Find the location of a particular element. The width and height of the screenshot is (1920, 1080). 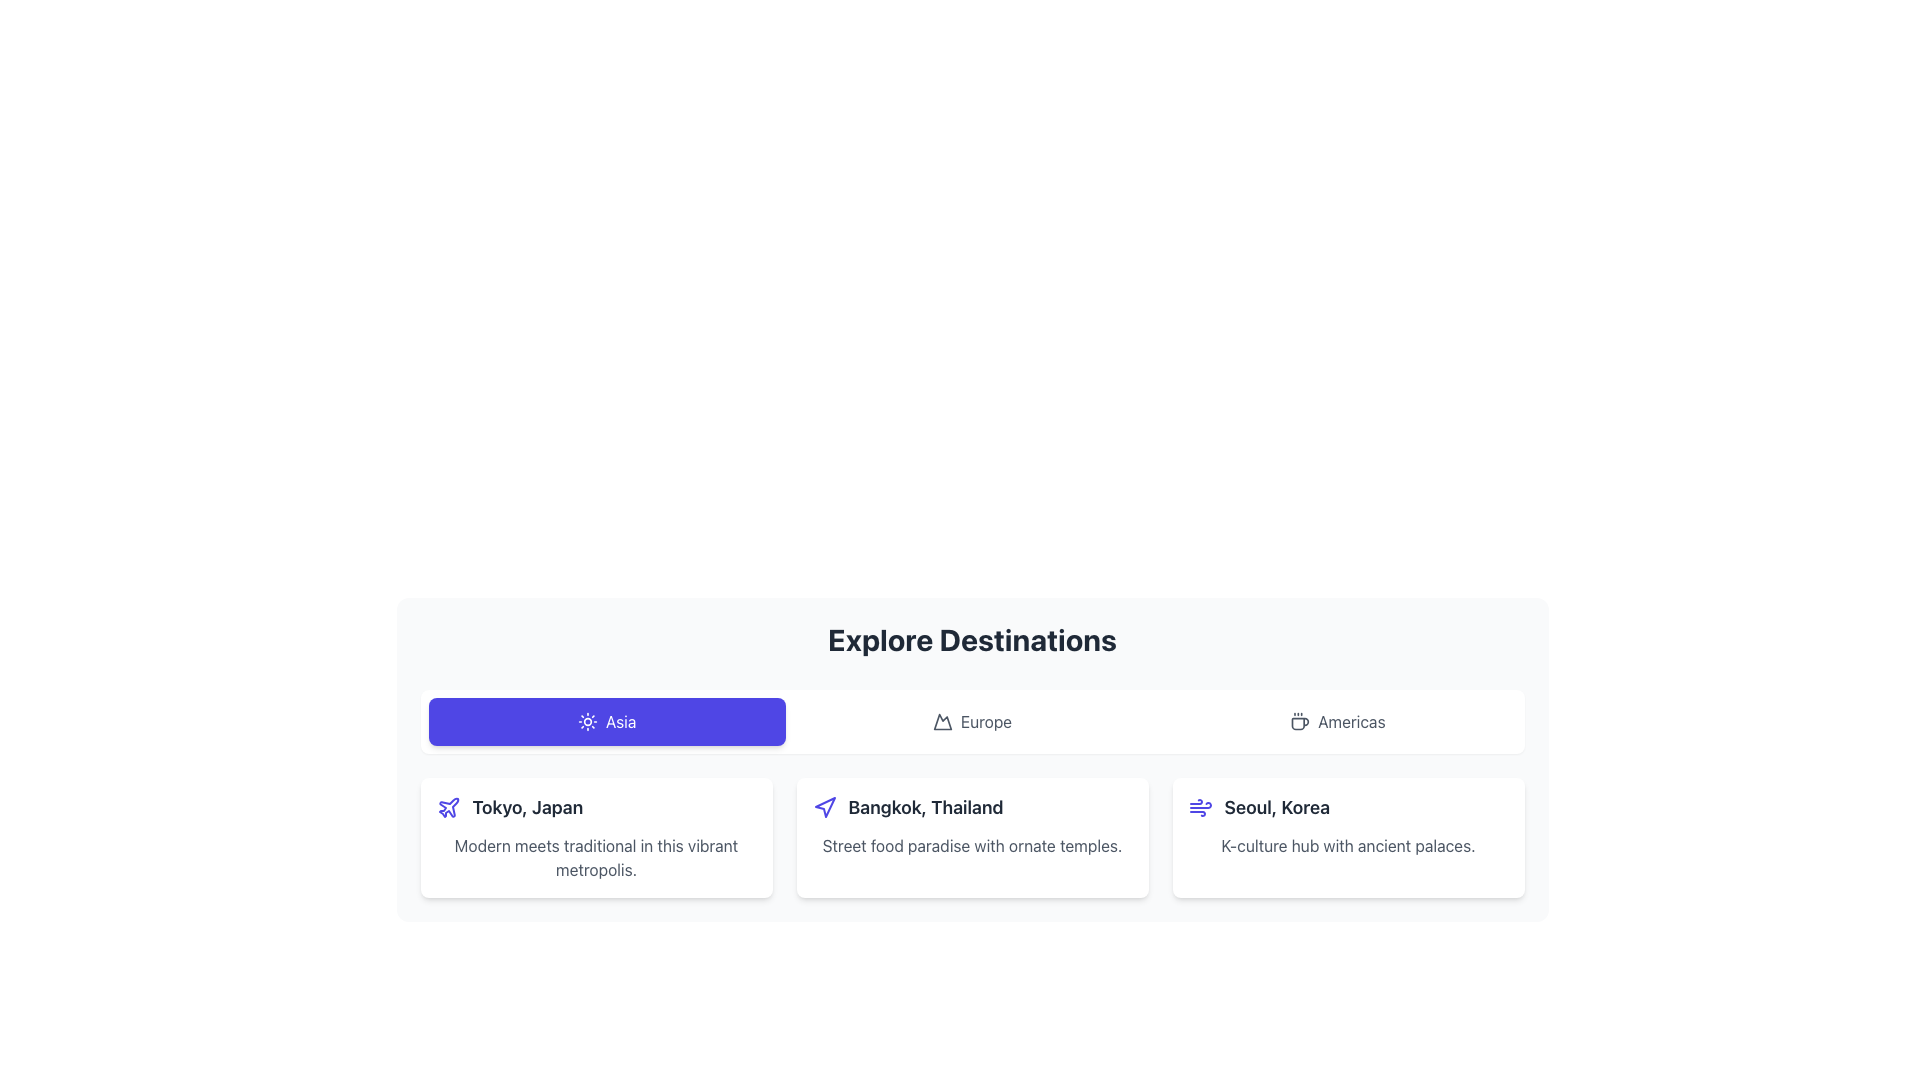

the 'Americas' text label on the navigation bar is located at coordinates (1351, 721).